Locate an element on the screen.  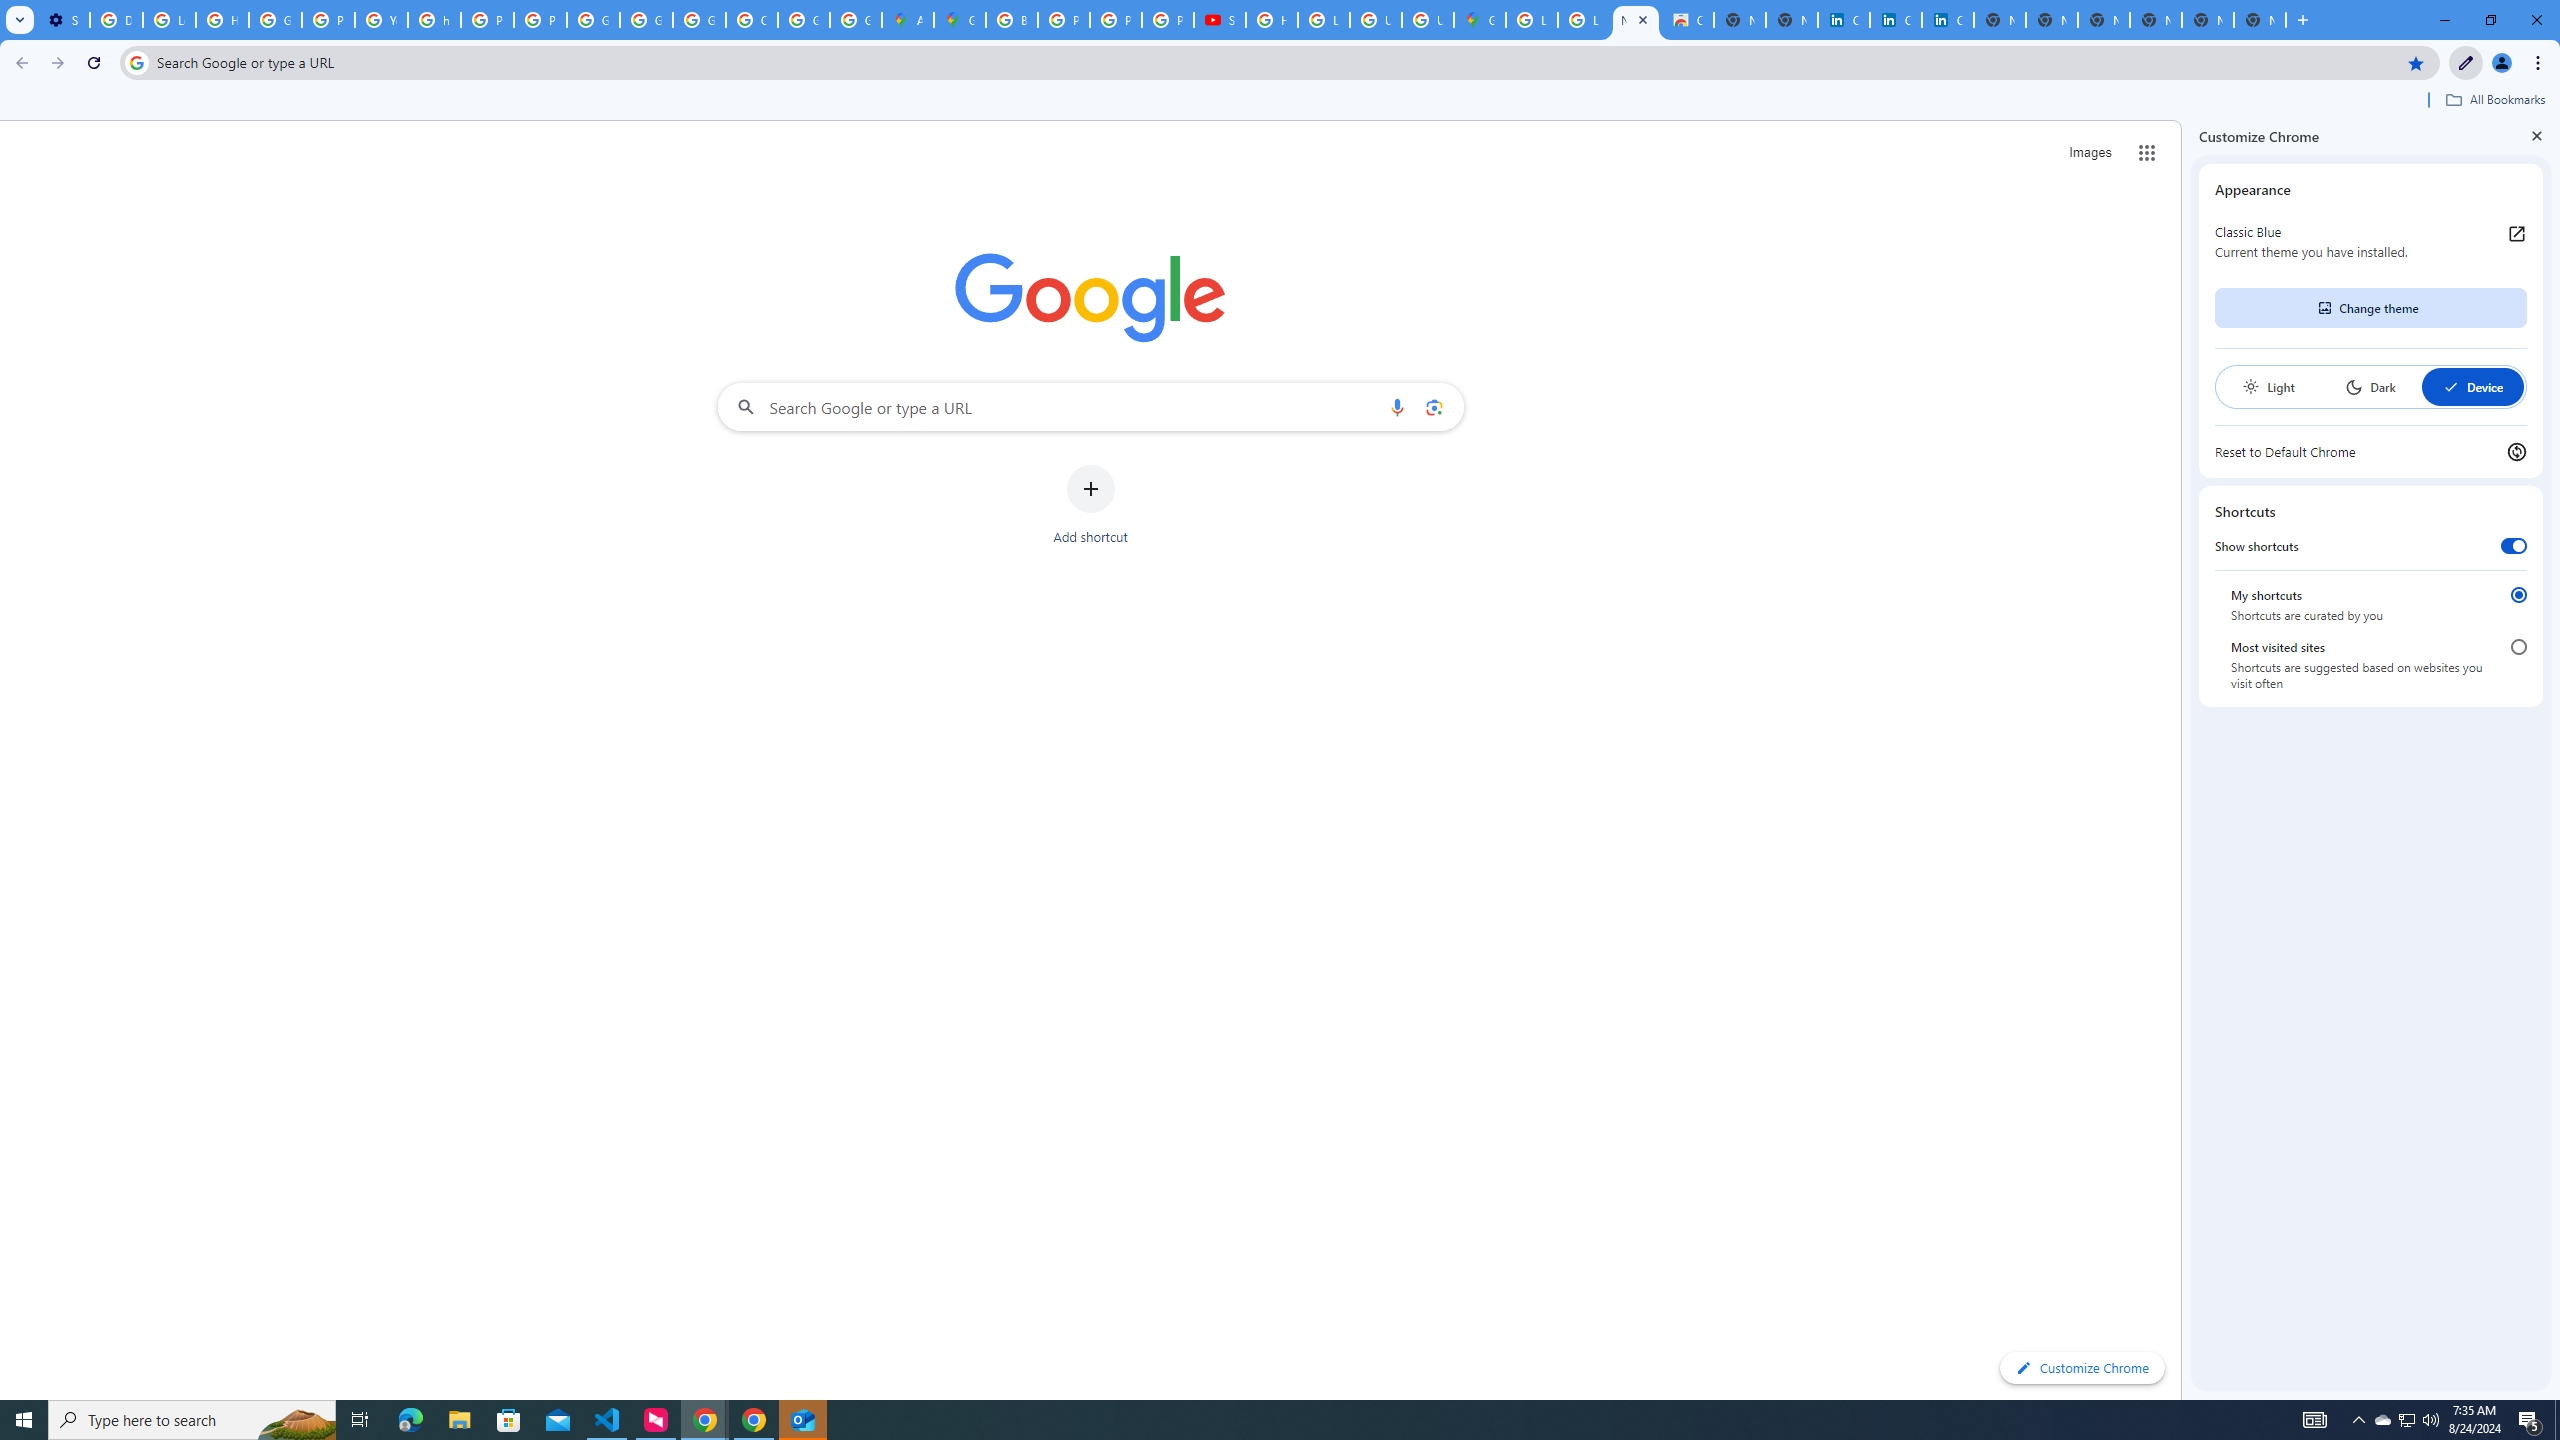
'Most visited sites' is located at coordinates (2519, 647).